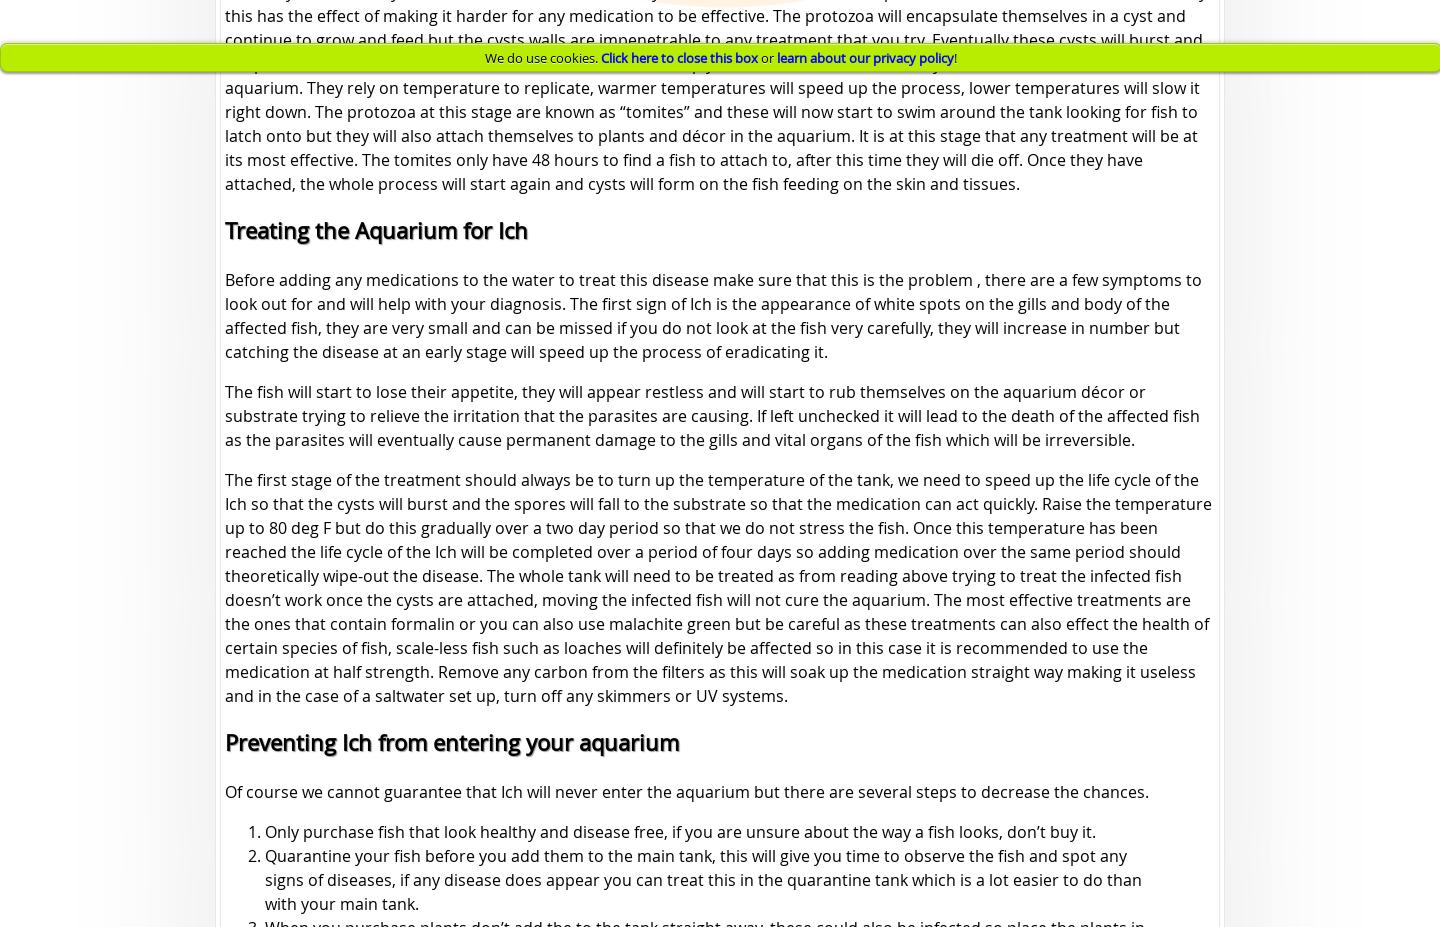 Image resolution: width=1440 pixels, height=927 pixels. I want to click on 'Quarantine your fish before you add them to the main tank, this will give you time to observe the fish and spot any signs of diseases, if any disease does appear you can treat this in the quarantine tank which is a lot easier to do than with your main tank.', so click(703, 880).